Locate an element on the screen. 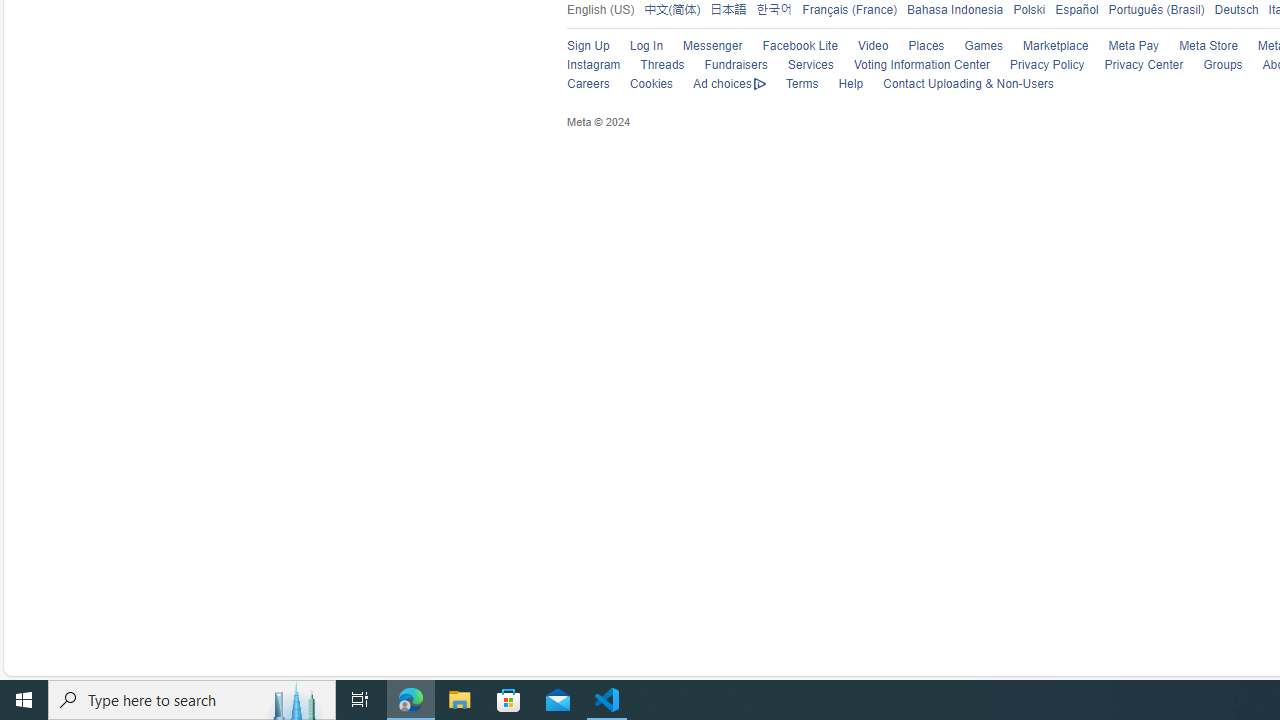  'Polski' is located at coordinates (1024, 9).